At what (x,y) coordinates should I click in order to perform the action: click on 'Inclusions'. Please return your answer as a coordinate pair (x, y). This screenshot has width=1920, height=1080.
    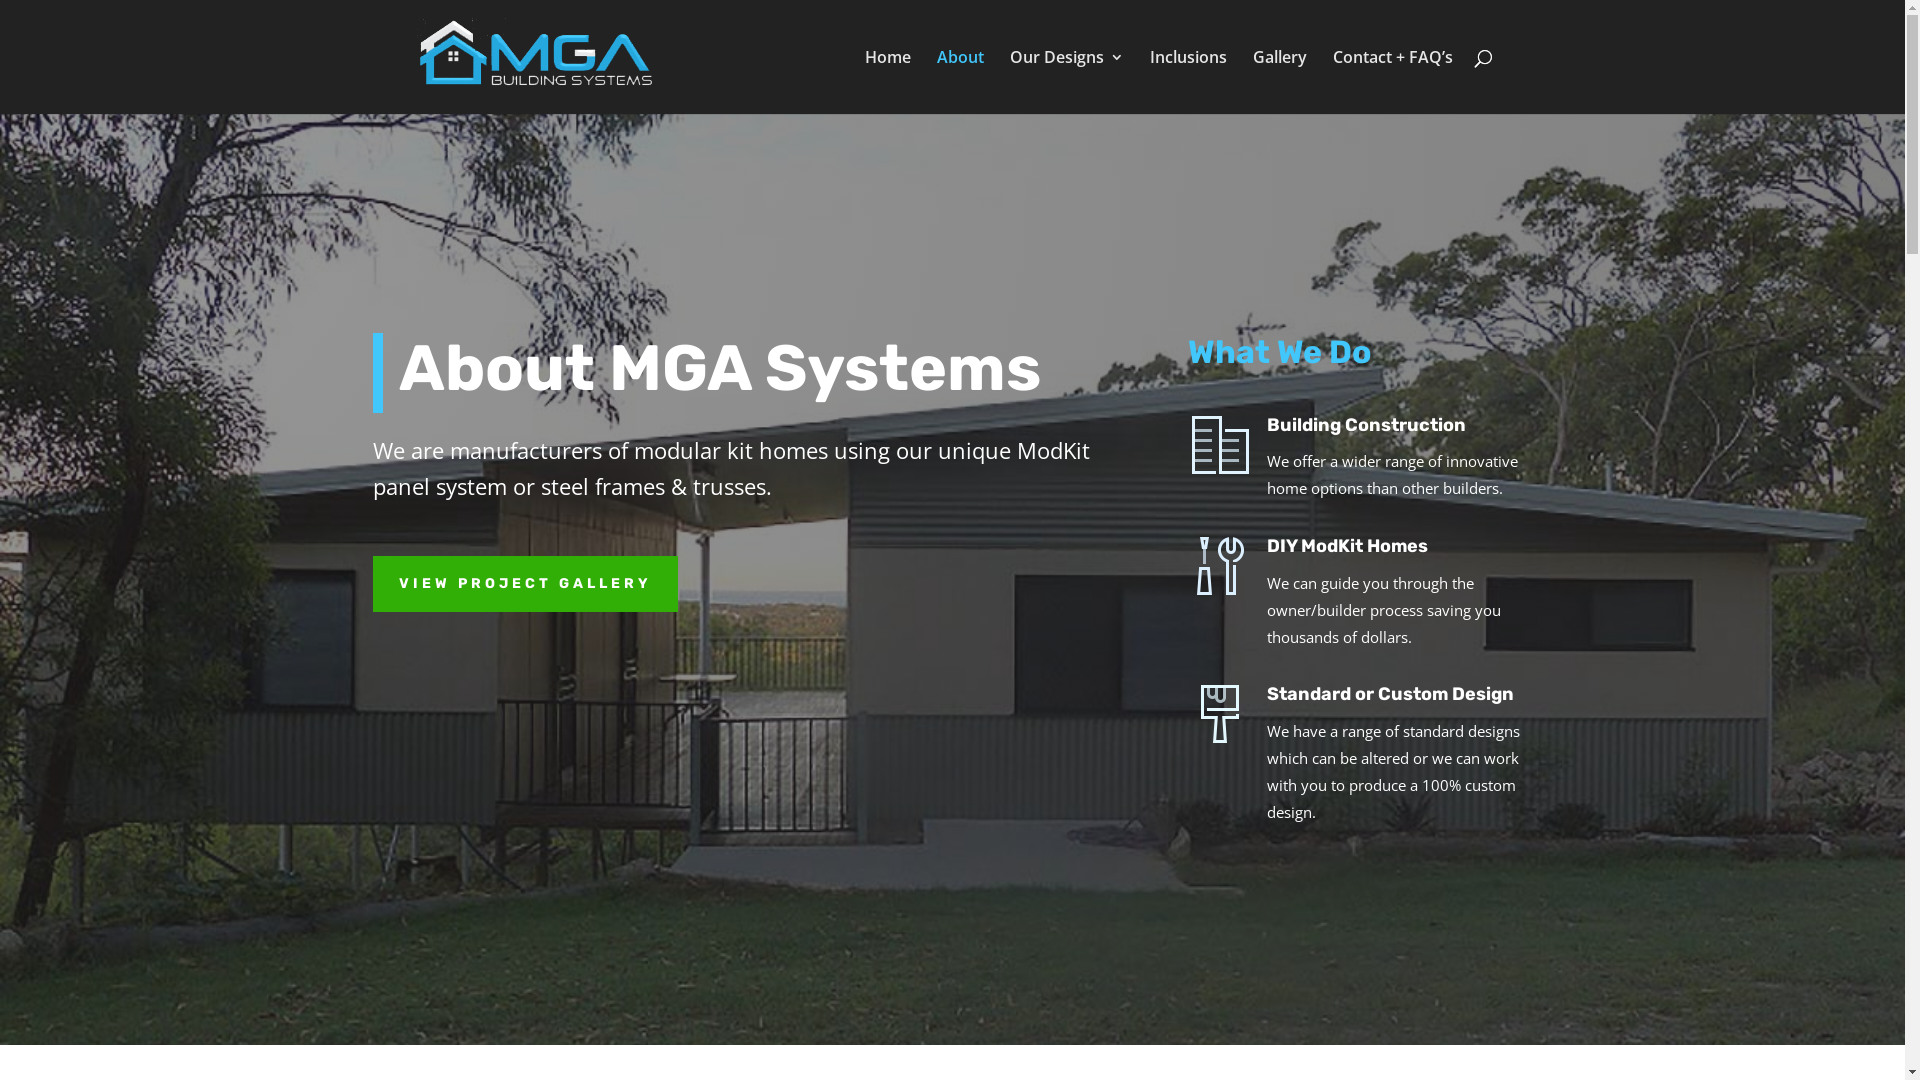
    Looking at the image, I should click on (1188, 80).